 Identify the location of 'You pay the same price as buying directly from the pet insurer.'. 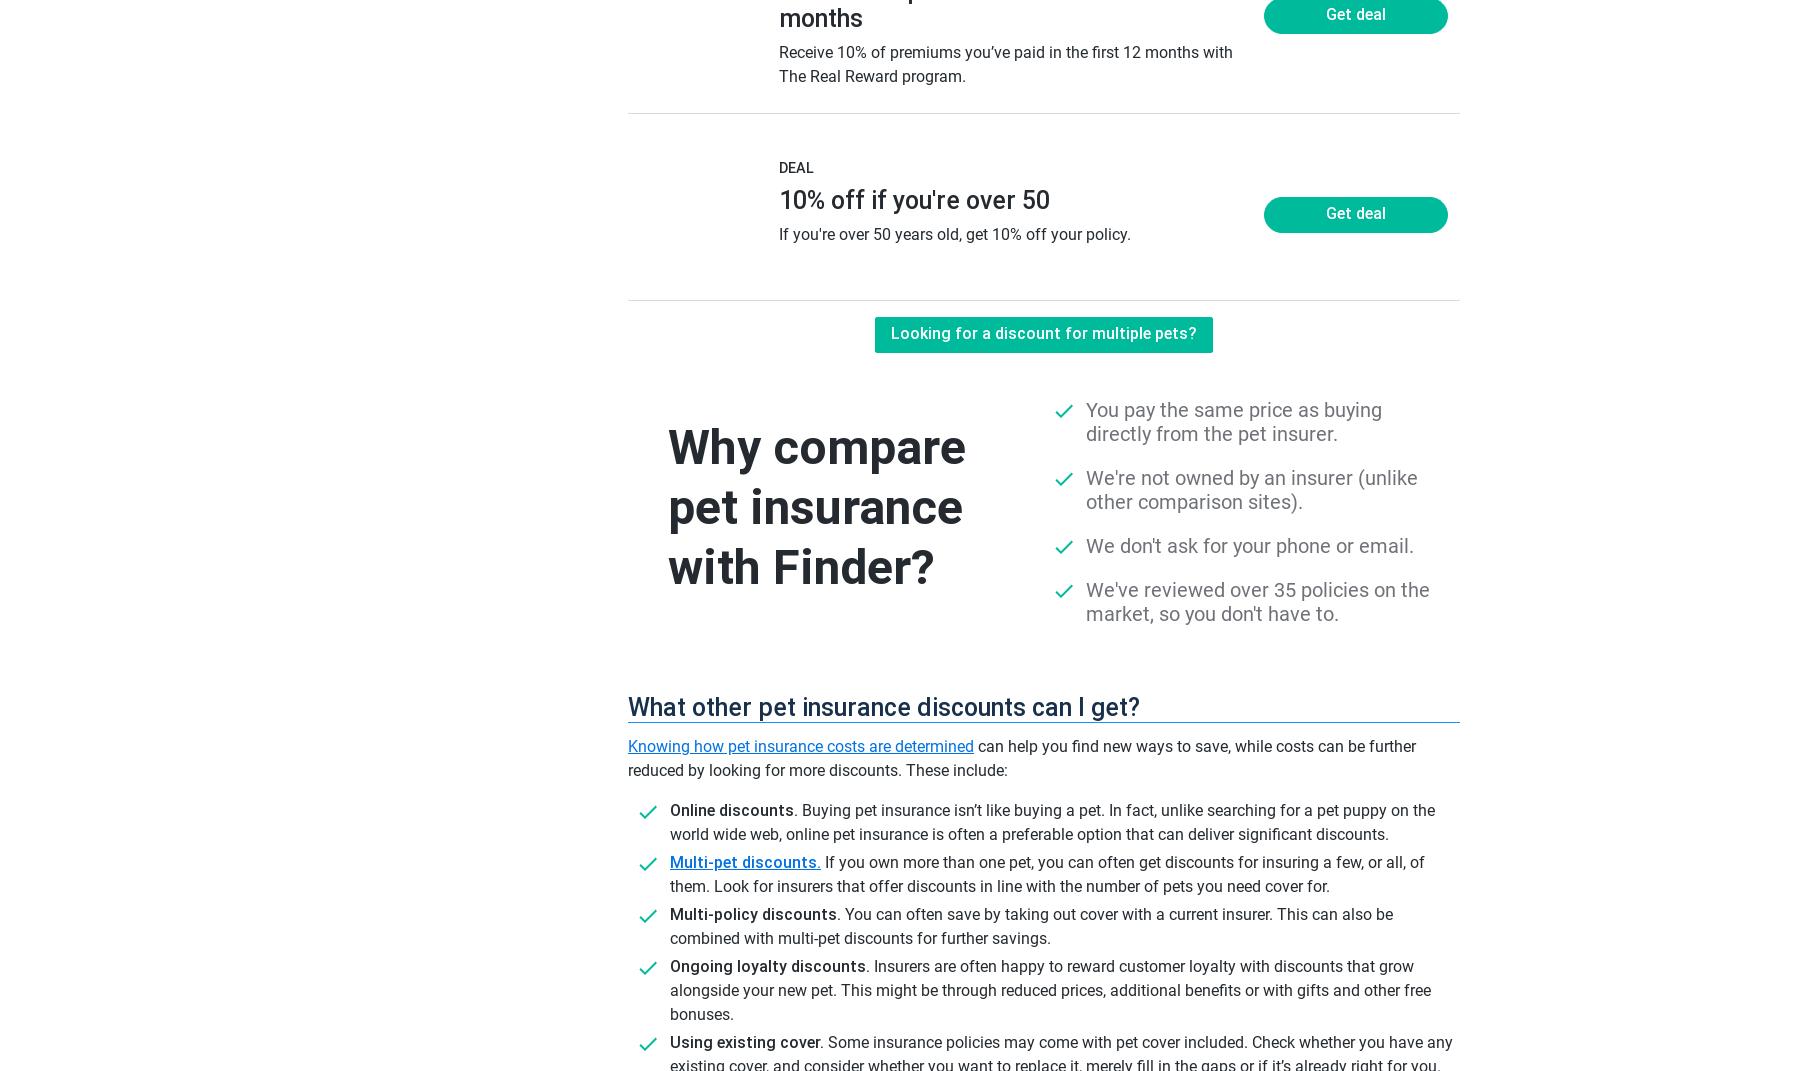
(1233, 421).